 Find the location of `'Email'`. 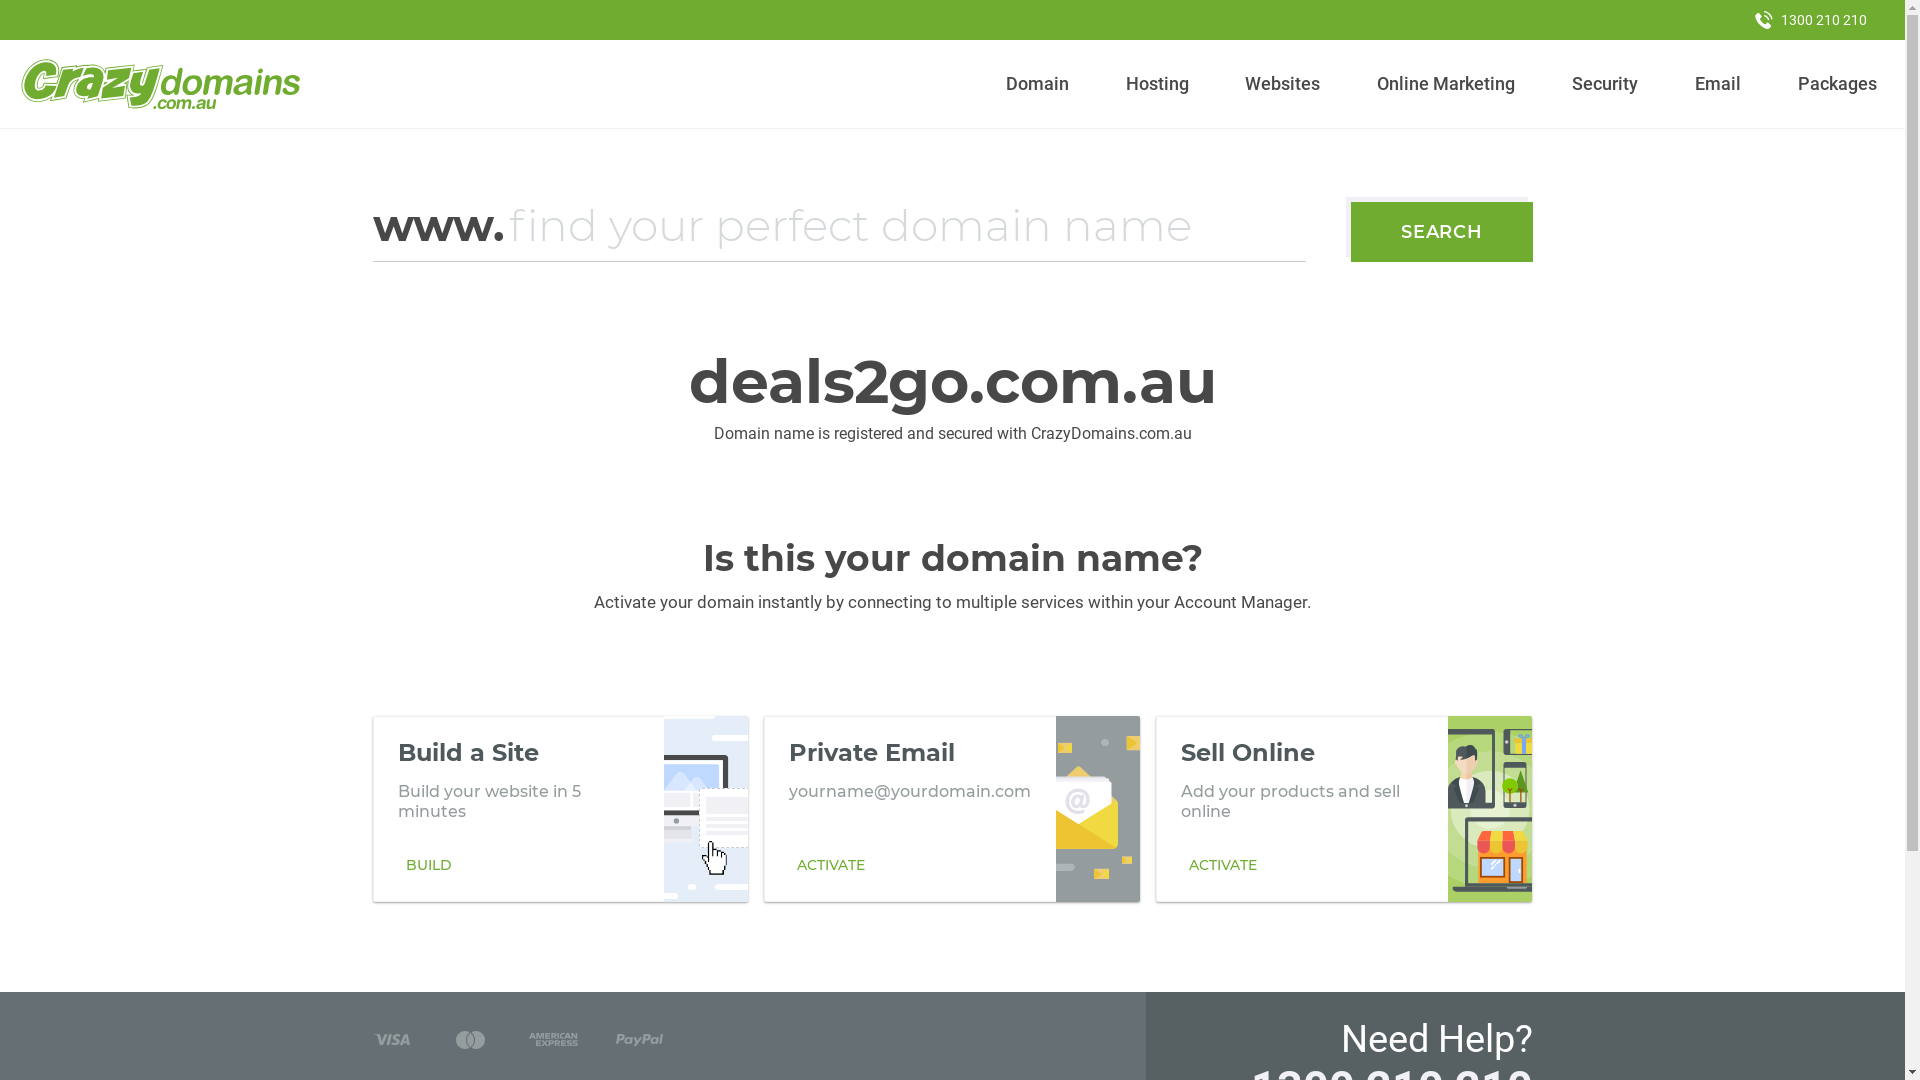

'Email' is located at coordinates (1684, 83).